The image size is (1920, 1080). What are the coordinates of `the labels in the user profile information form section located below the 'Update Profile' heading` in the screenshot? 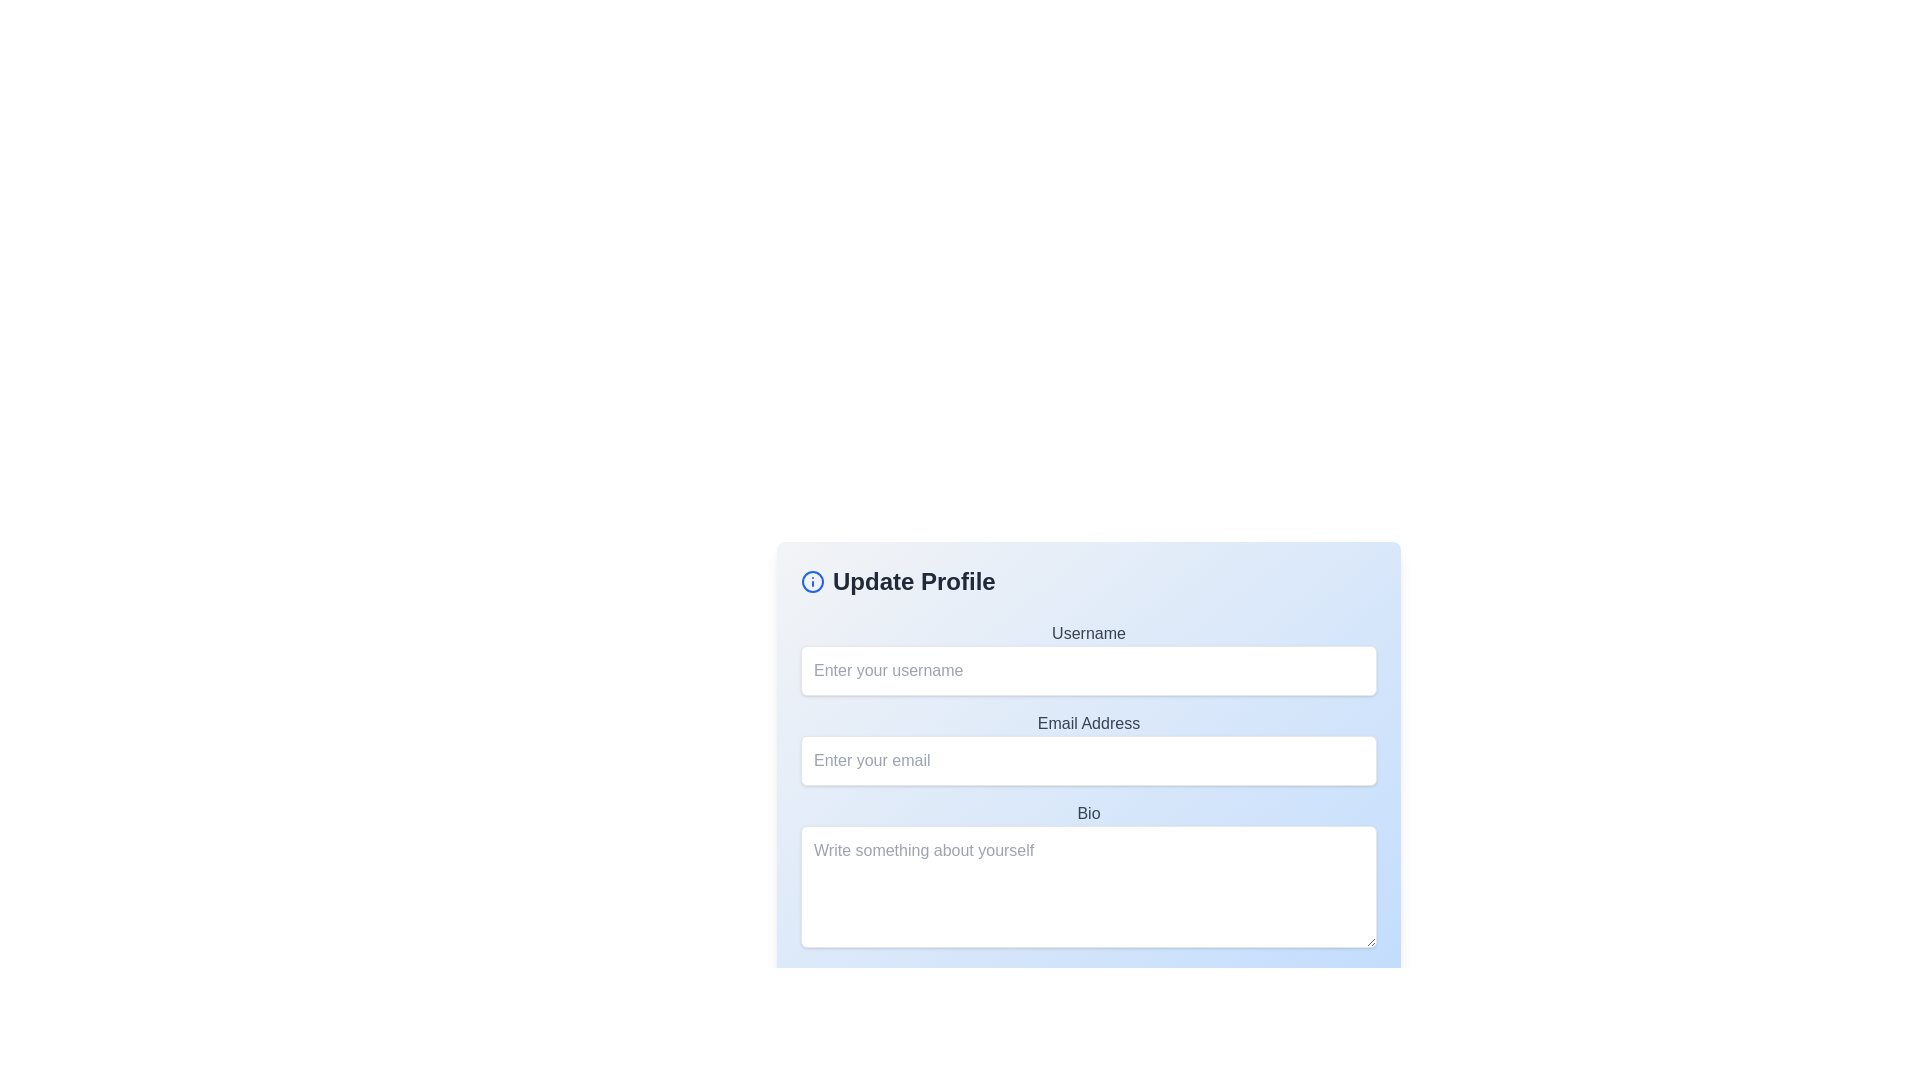 It's located at (1088, 786).